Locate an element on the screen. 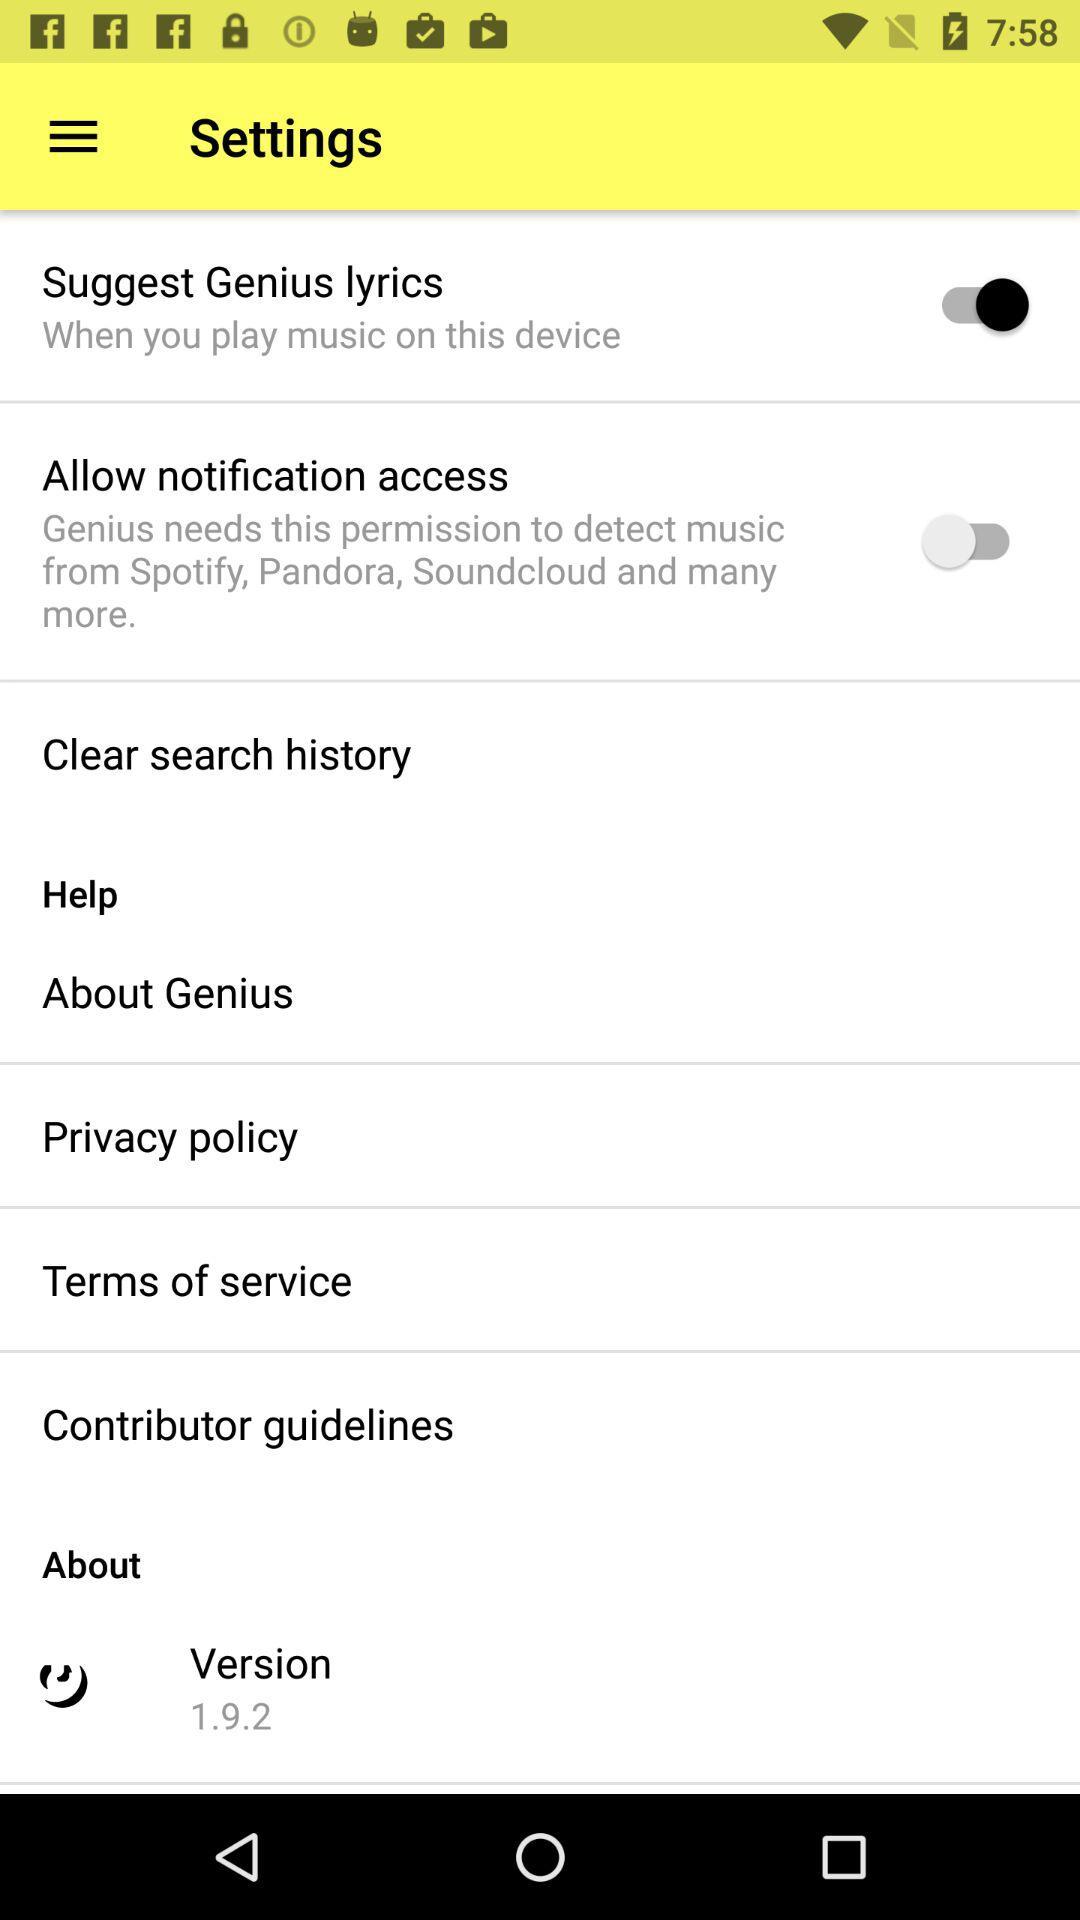  the icon above the clear search history item is located at coordinates (456, 569).